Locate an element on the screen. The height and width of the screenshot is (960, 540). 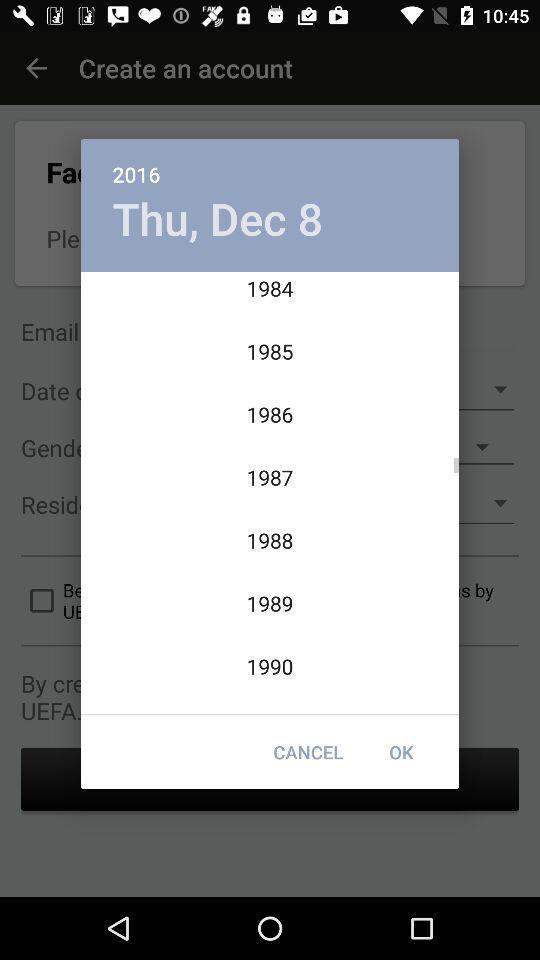
thu, dec 8 icon is located at coordinates (216, 218).